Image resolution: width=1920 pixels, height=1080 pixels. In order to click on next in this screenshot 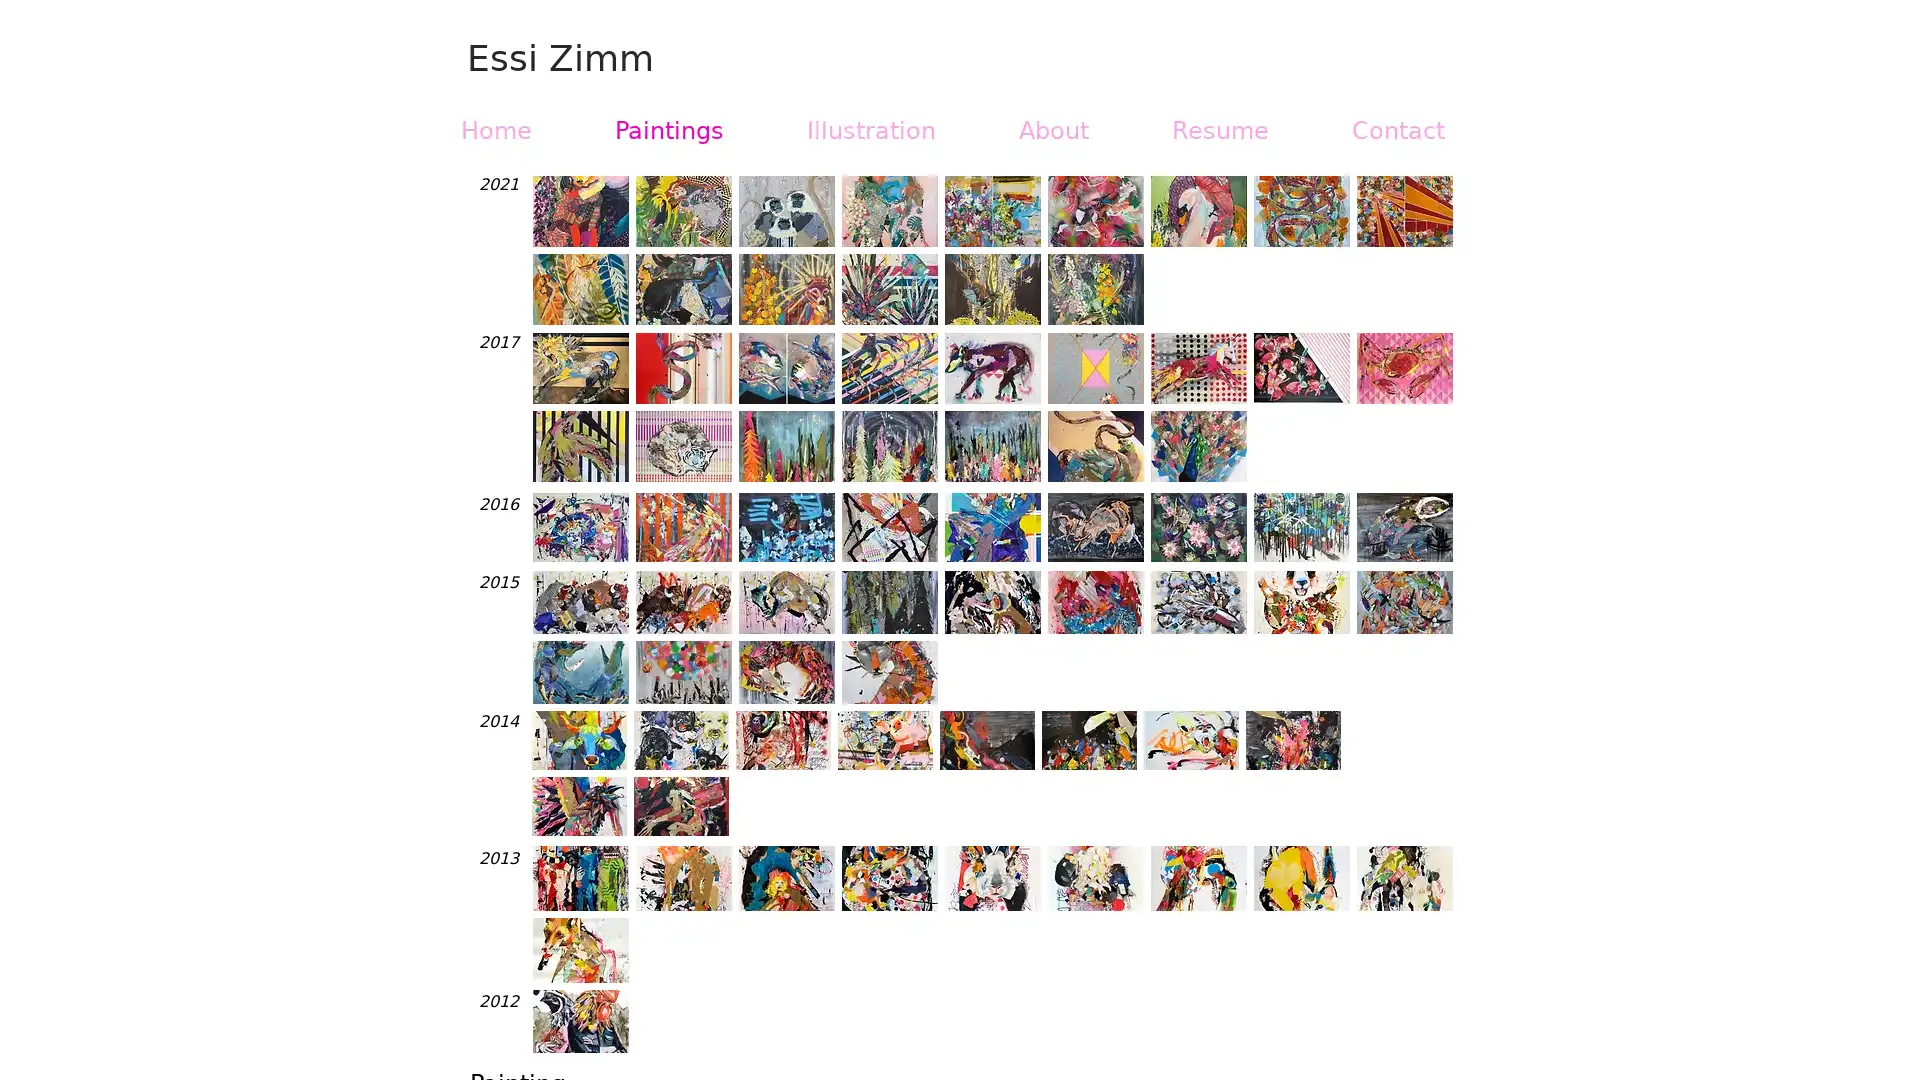, I will do `click(1409, 654)`.